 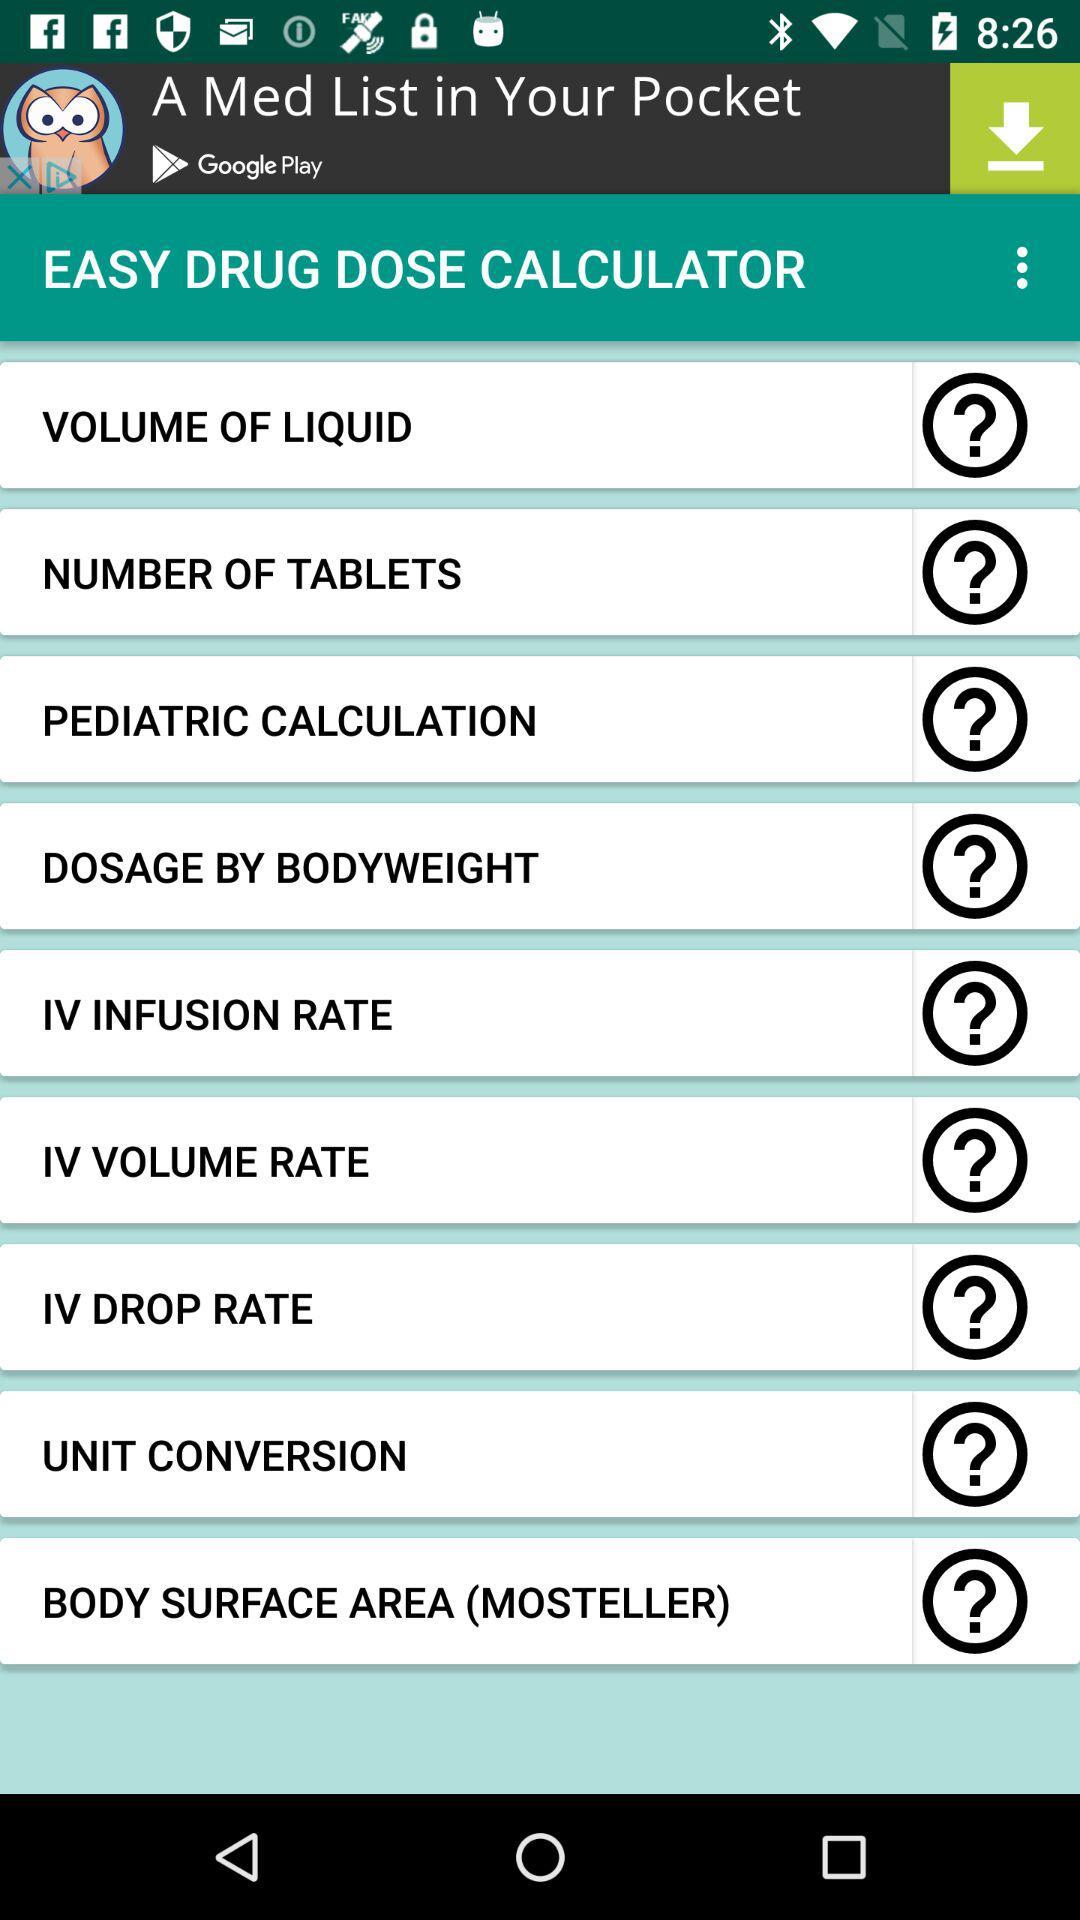 What do you see at coordinates (974, 1013) in the screenshot?
I see `button` at bounding box center [974, 1013].